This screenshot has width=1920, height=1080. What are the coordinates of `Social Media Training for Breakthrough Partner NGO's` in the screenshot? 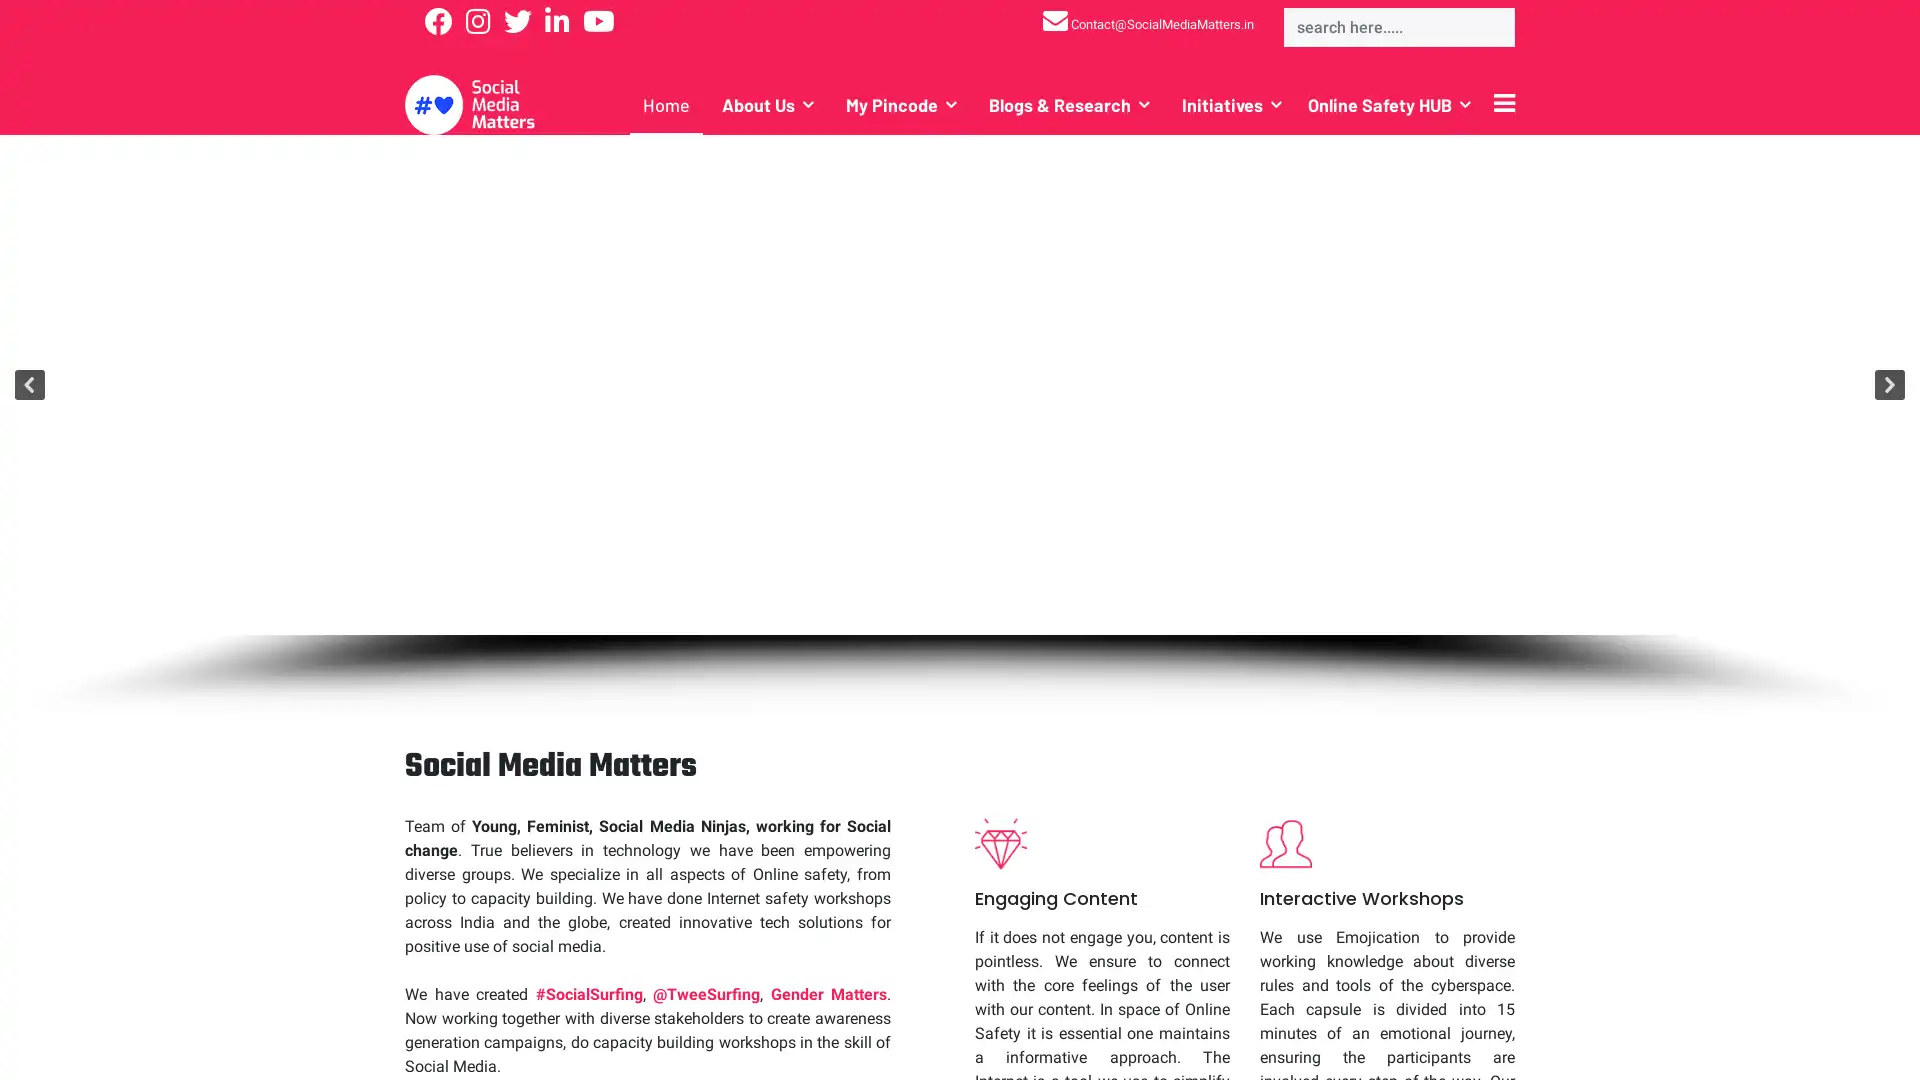 It's located at (1040, 615).